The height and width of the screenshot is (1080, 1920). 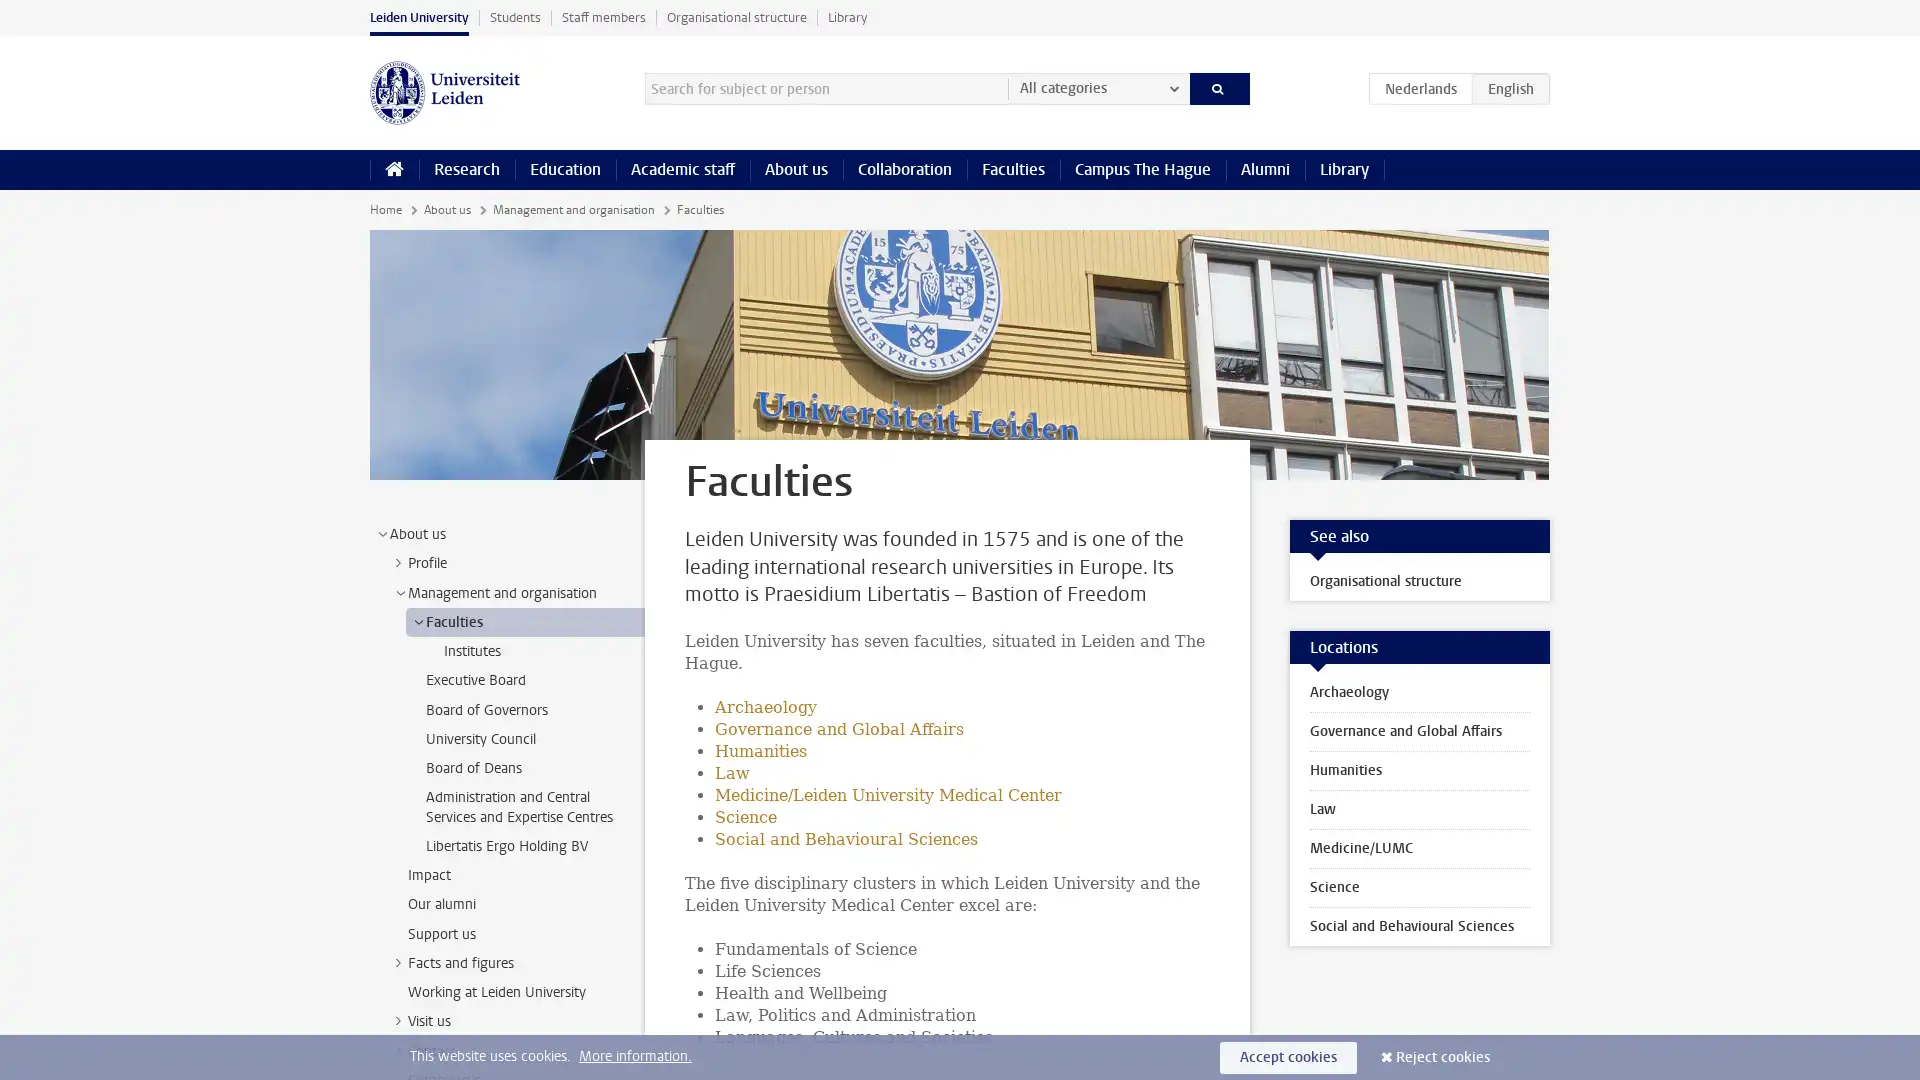 What do you see at coordinates (1288, 1056) in the screenshot?
I see `Accept cookies` at bounding box center [1288, 1056].